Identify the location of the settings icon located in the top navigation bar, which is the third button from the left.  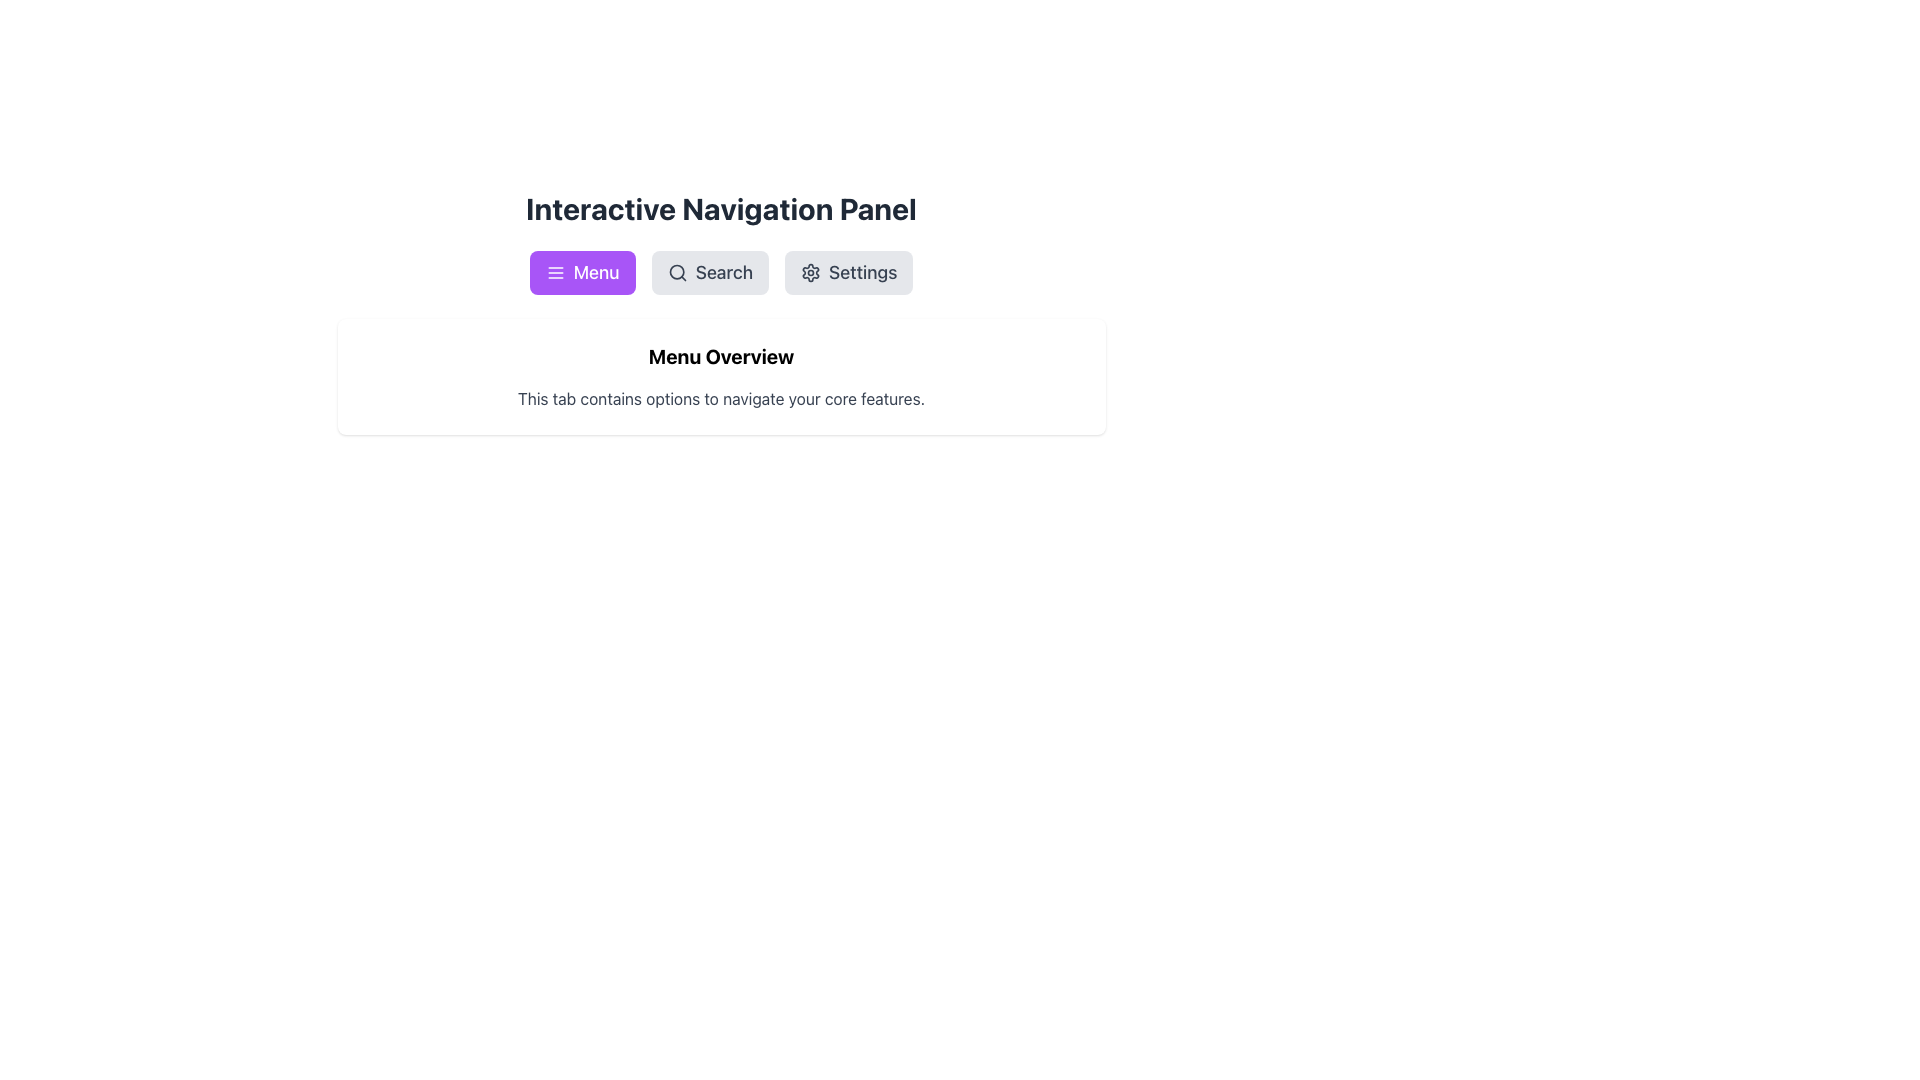
(811, 273).